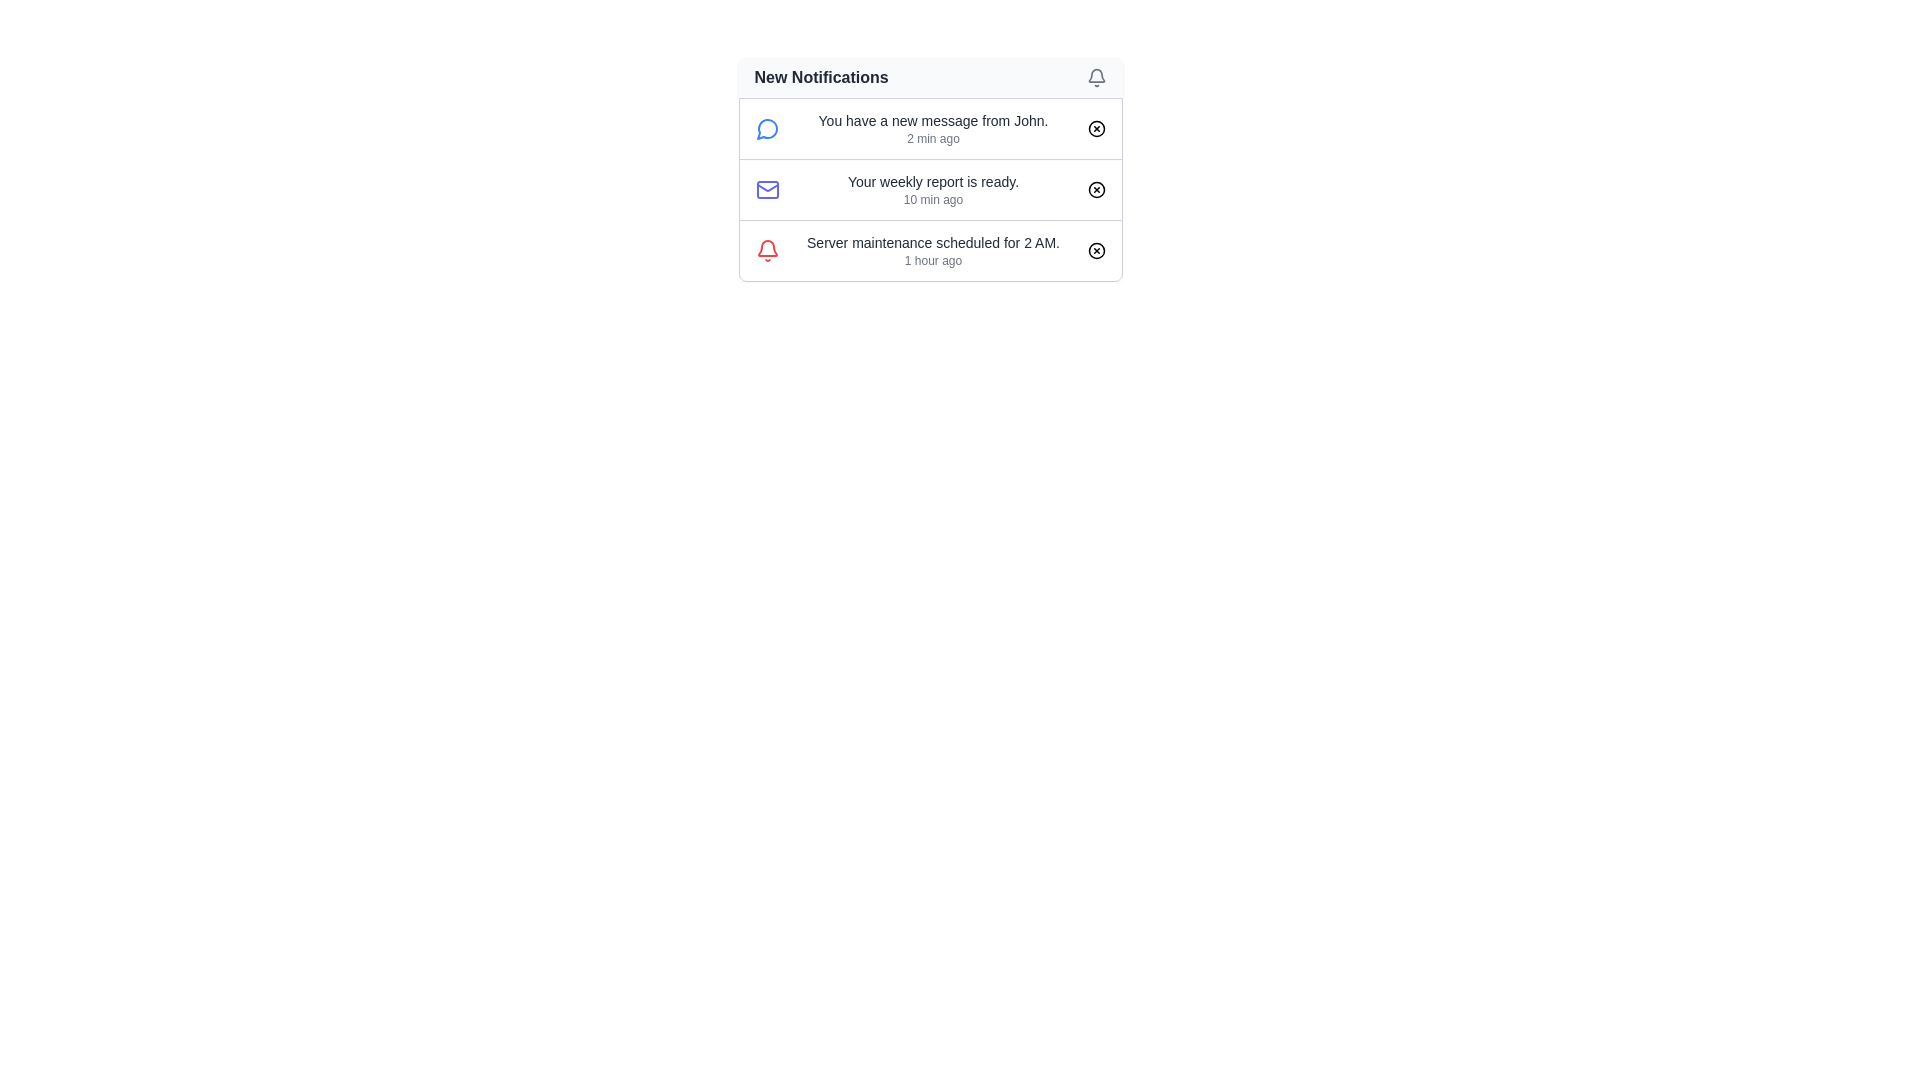  I want to click on the notification icon located in the 'New Notifications' panel at the top-right corner of the interface, so click(1095, 74).